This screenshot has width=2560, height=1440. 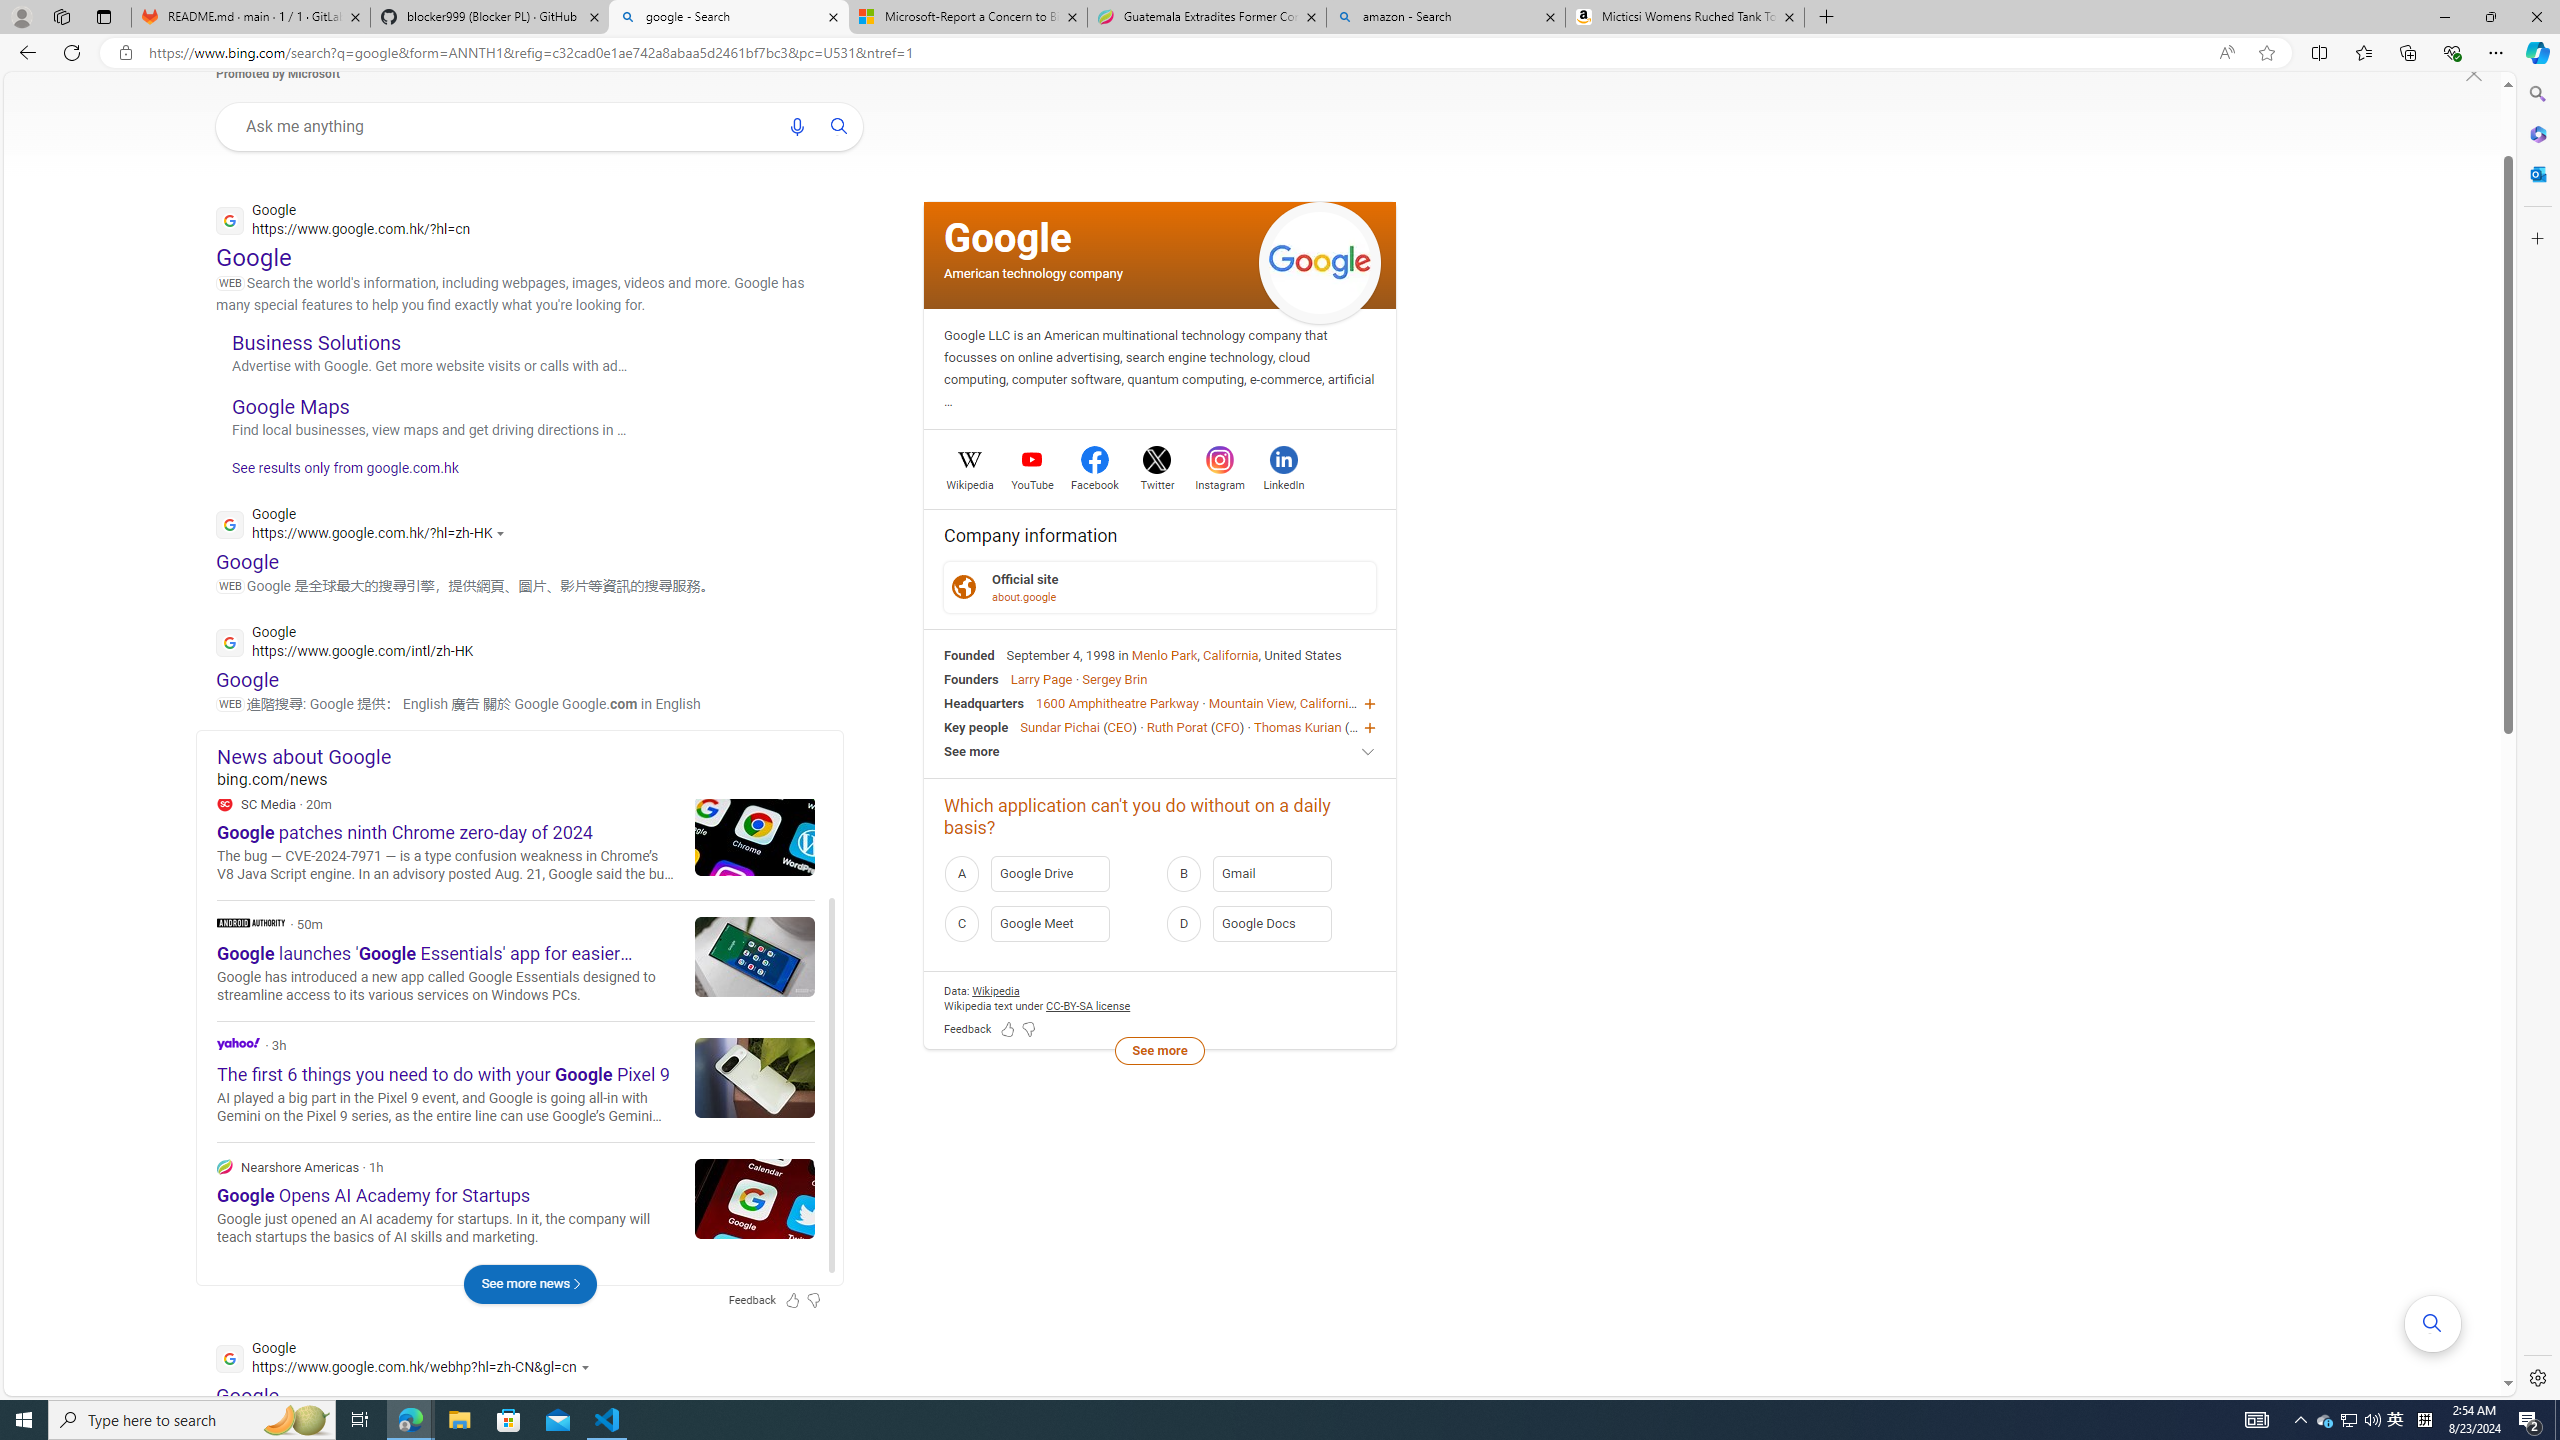 I want to click on 'A Google Drive', so click(x=1048, y=873).